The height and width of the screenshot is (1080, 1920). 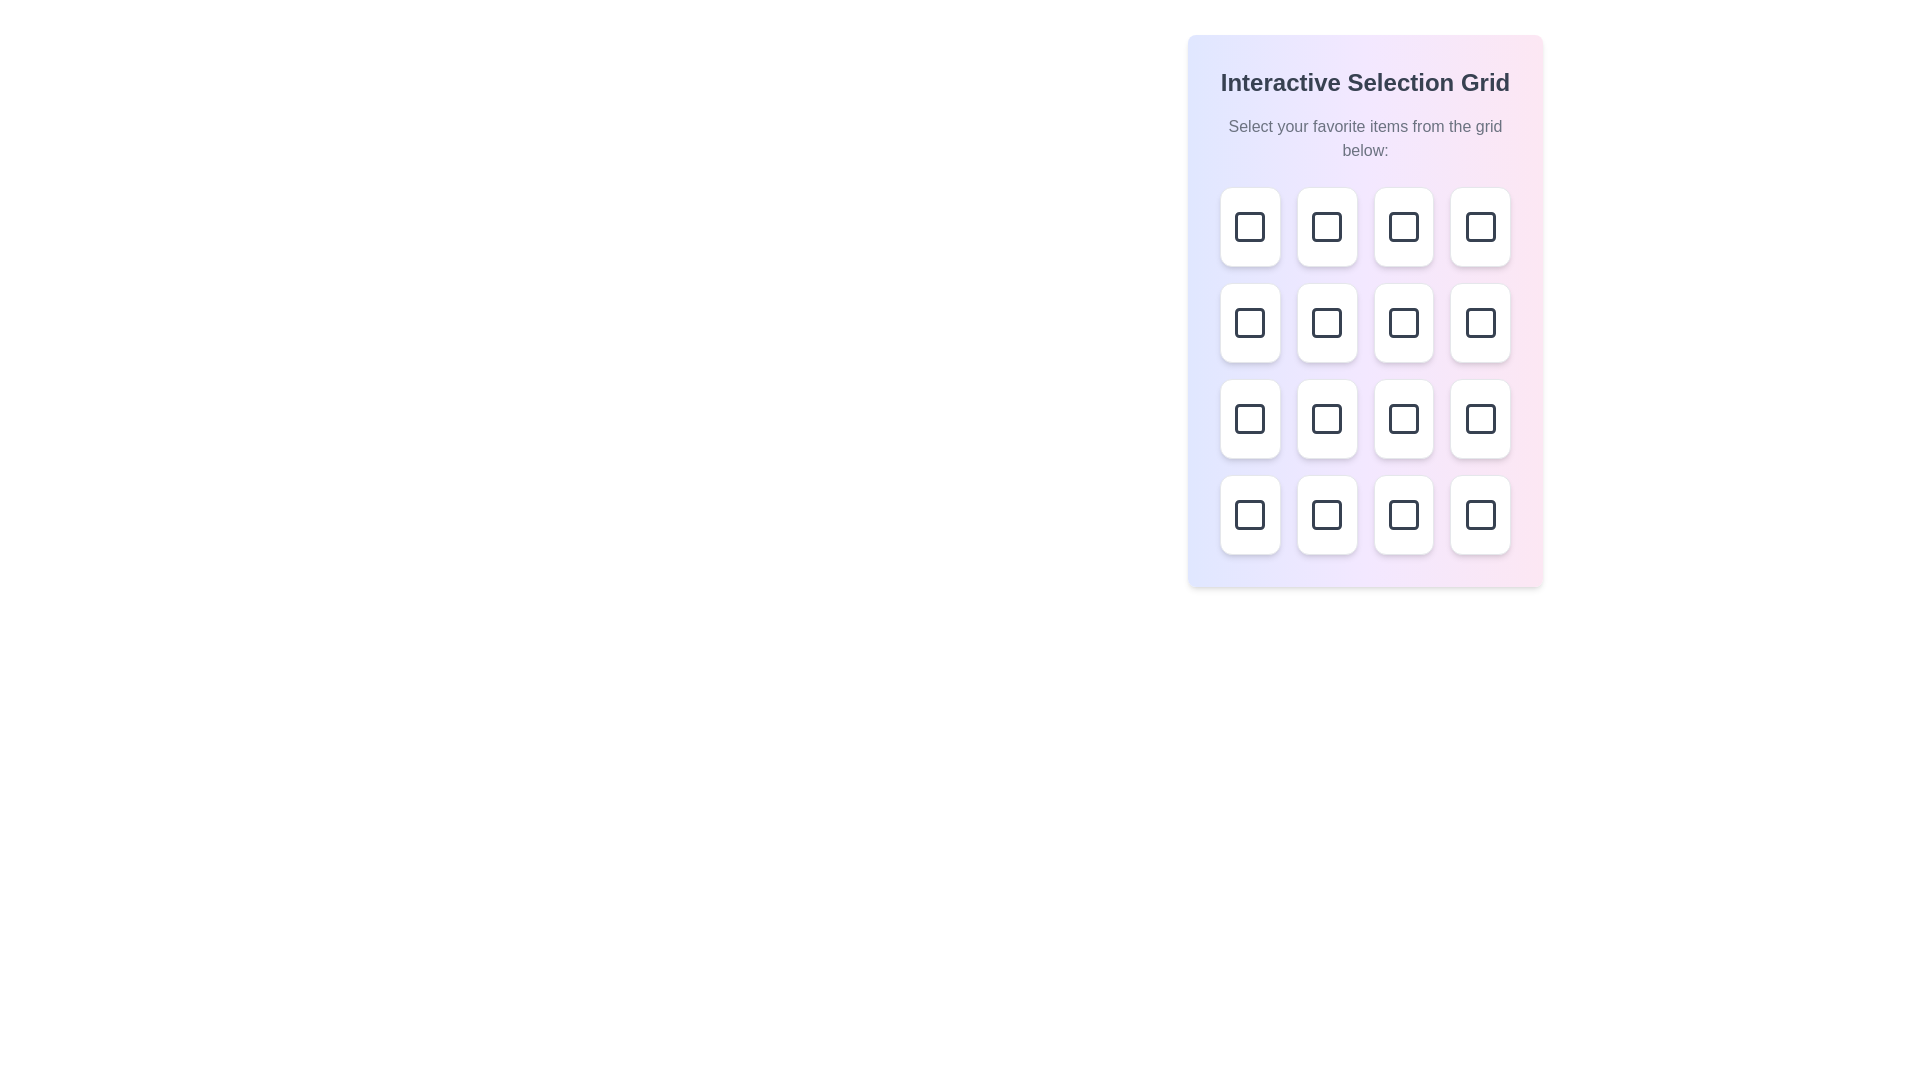 I want to click on the selectable grid tile located in the last row and second column from the left, so click(x=1327, y=514).